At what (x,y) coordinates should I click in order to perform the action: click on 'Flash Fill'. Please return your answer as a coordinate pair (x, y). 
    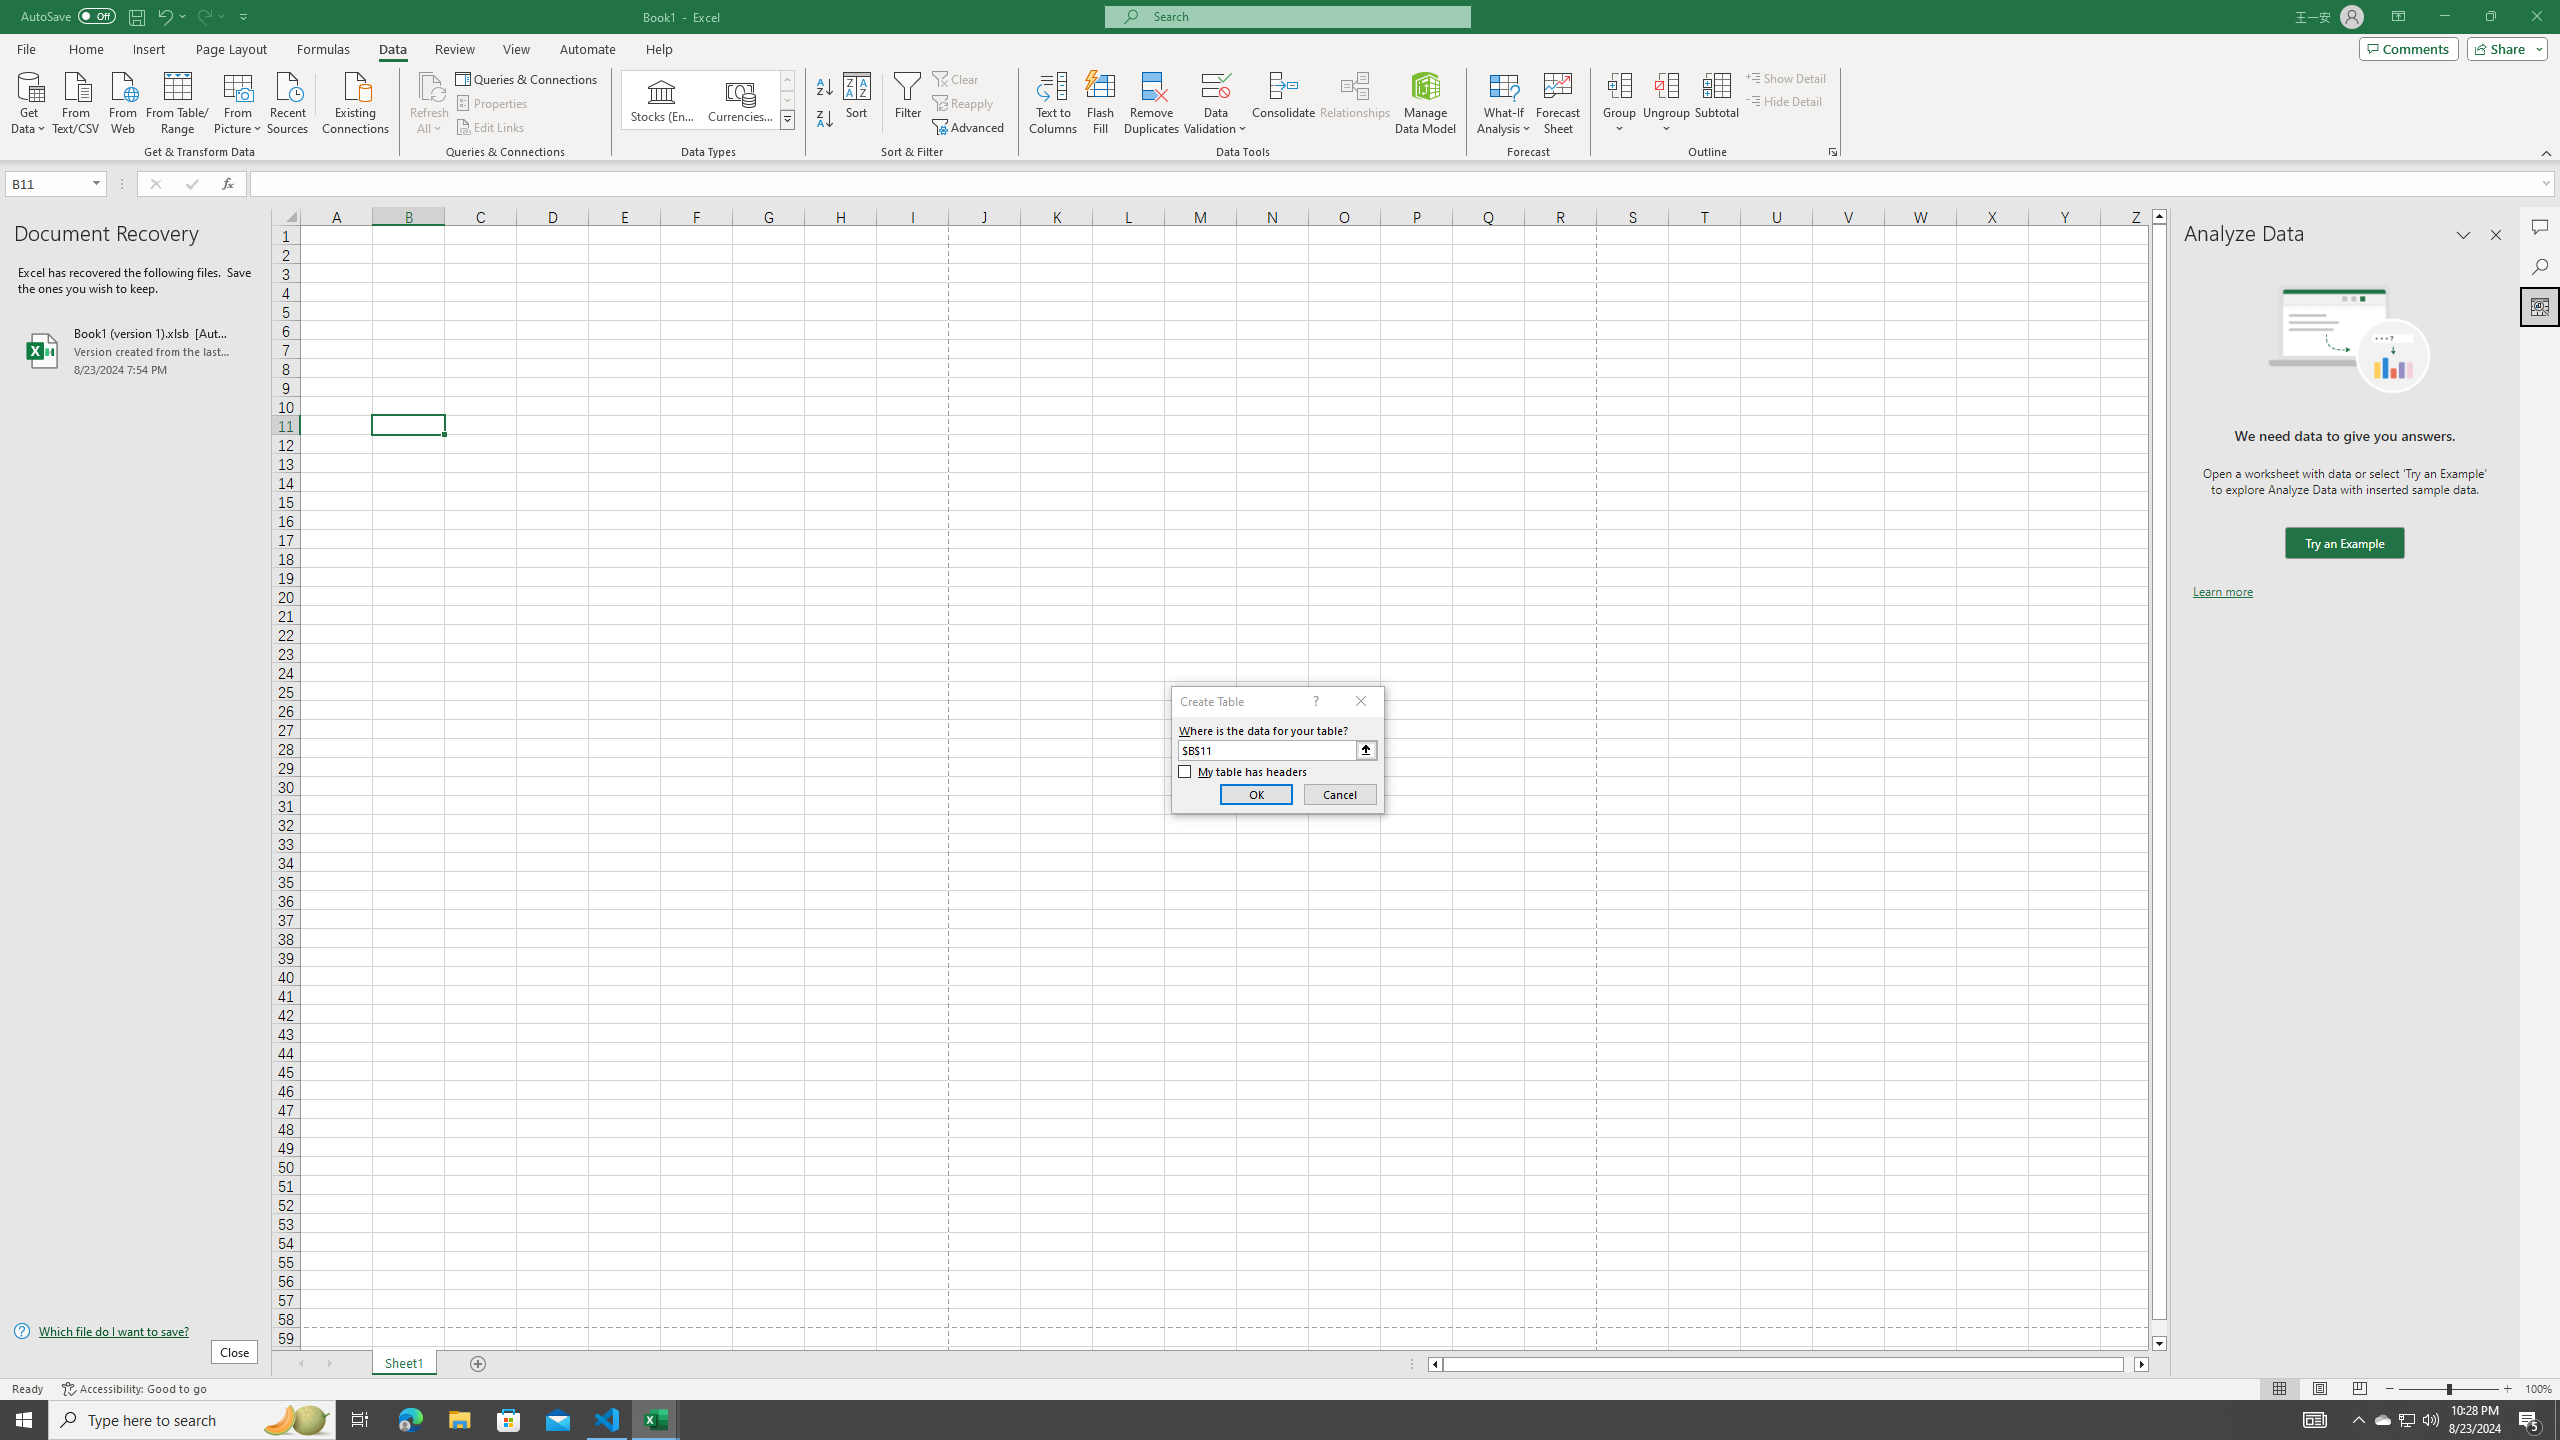
    Looking at the image, I should click on (1100, 103).